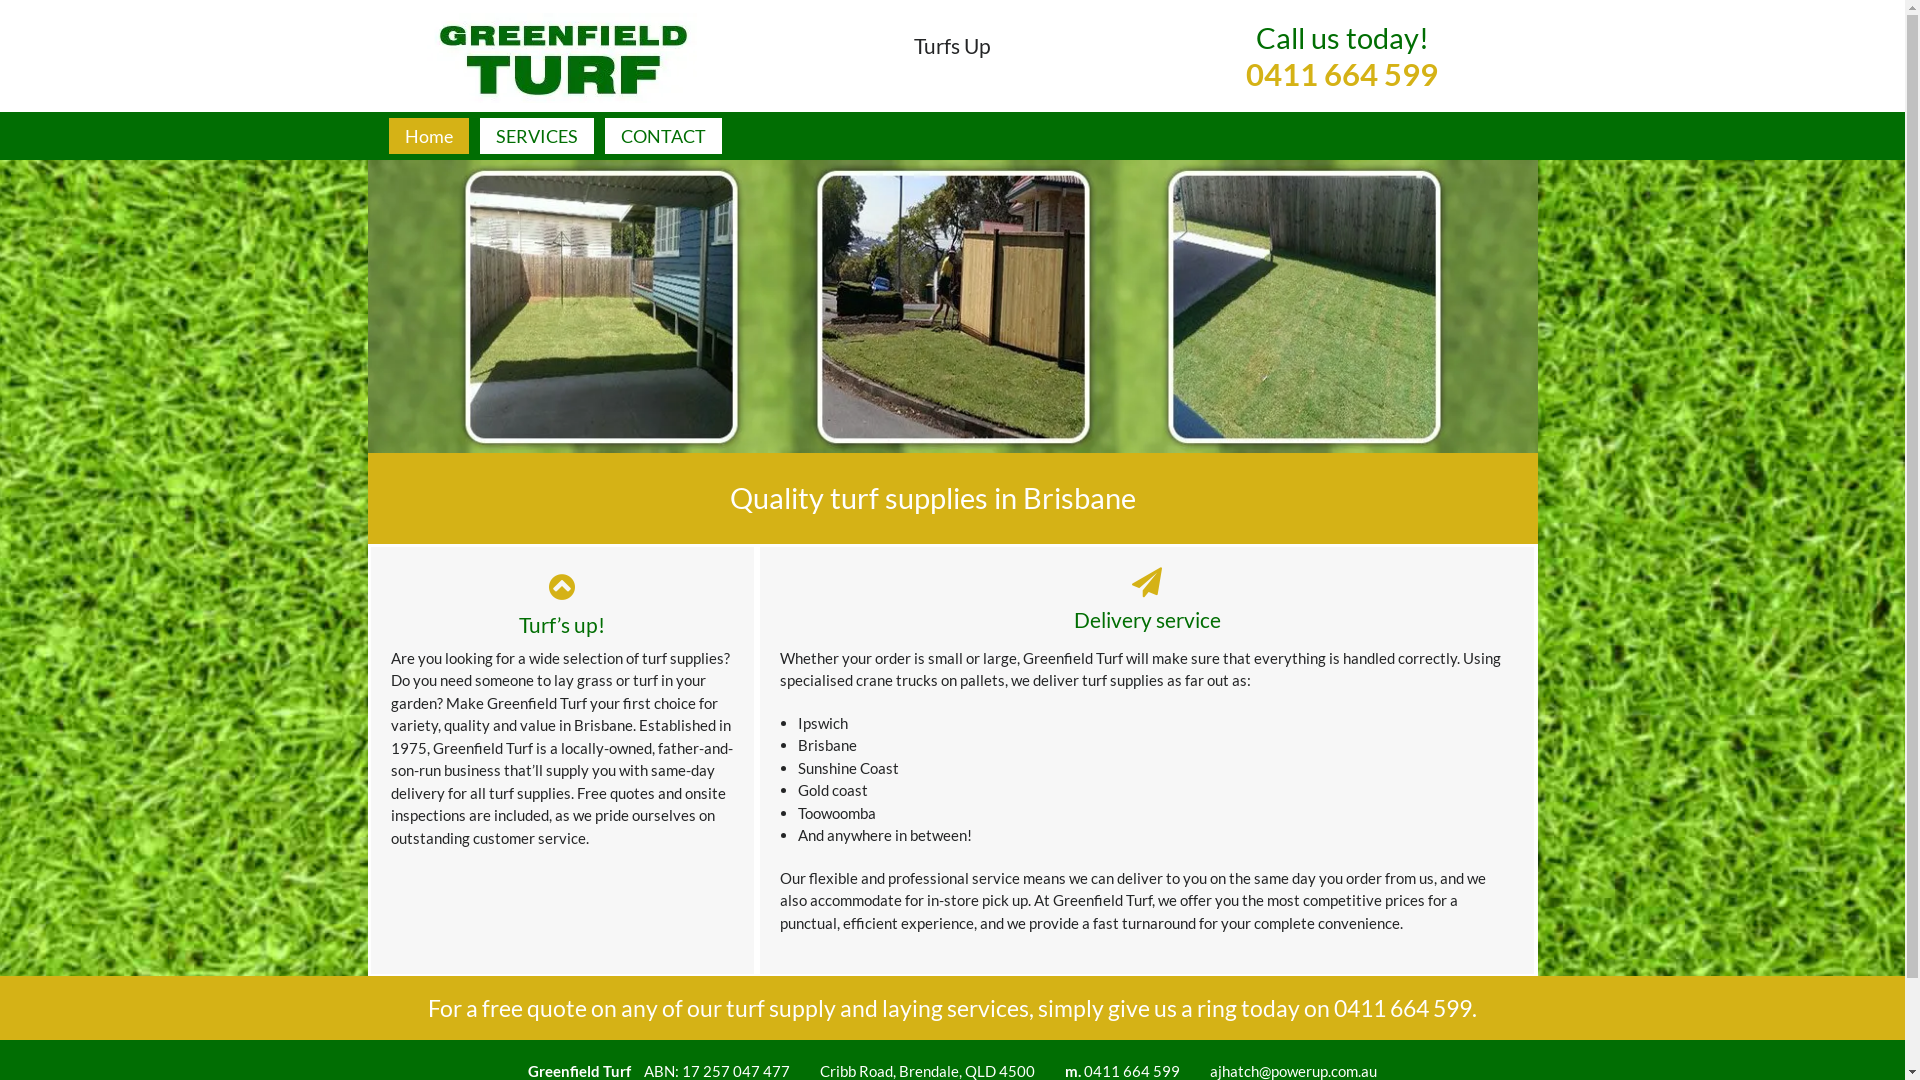 Image resolution: width=1920 pixels, height=1080 pixels. I want to click on 'greenfield turf on home', so click(952, 306).